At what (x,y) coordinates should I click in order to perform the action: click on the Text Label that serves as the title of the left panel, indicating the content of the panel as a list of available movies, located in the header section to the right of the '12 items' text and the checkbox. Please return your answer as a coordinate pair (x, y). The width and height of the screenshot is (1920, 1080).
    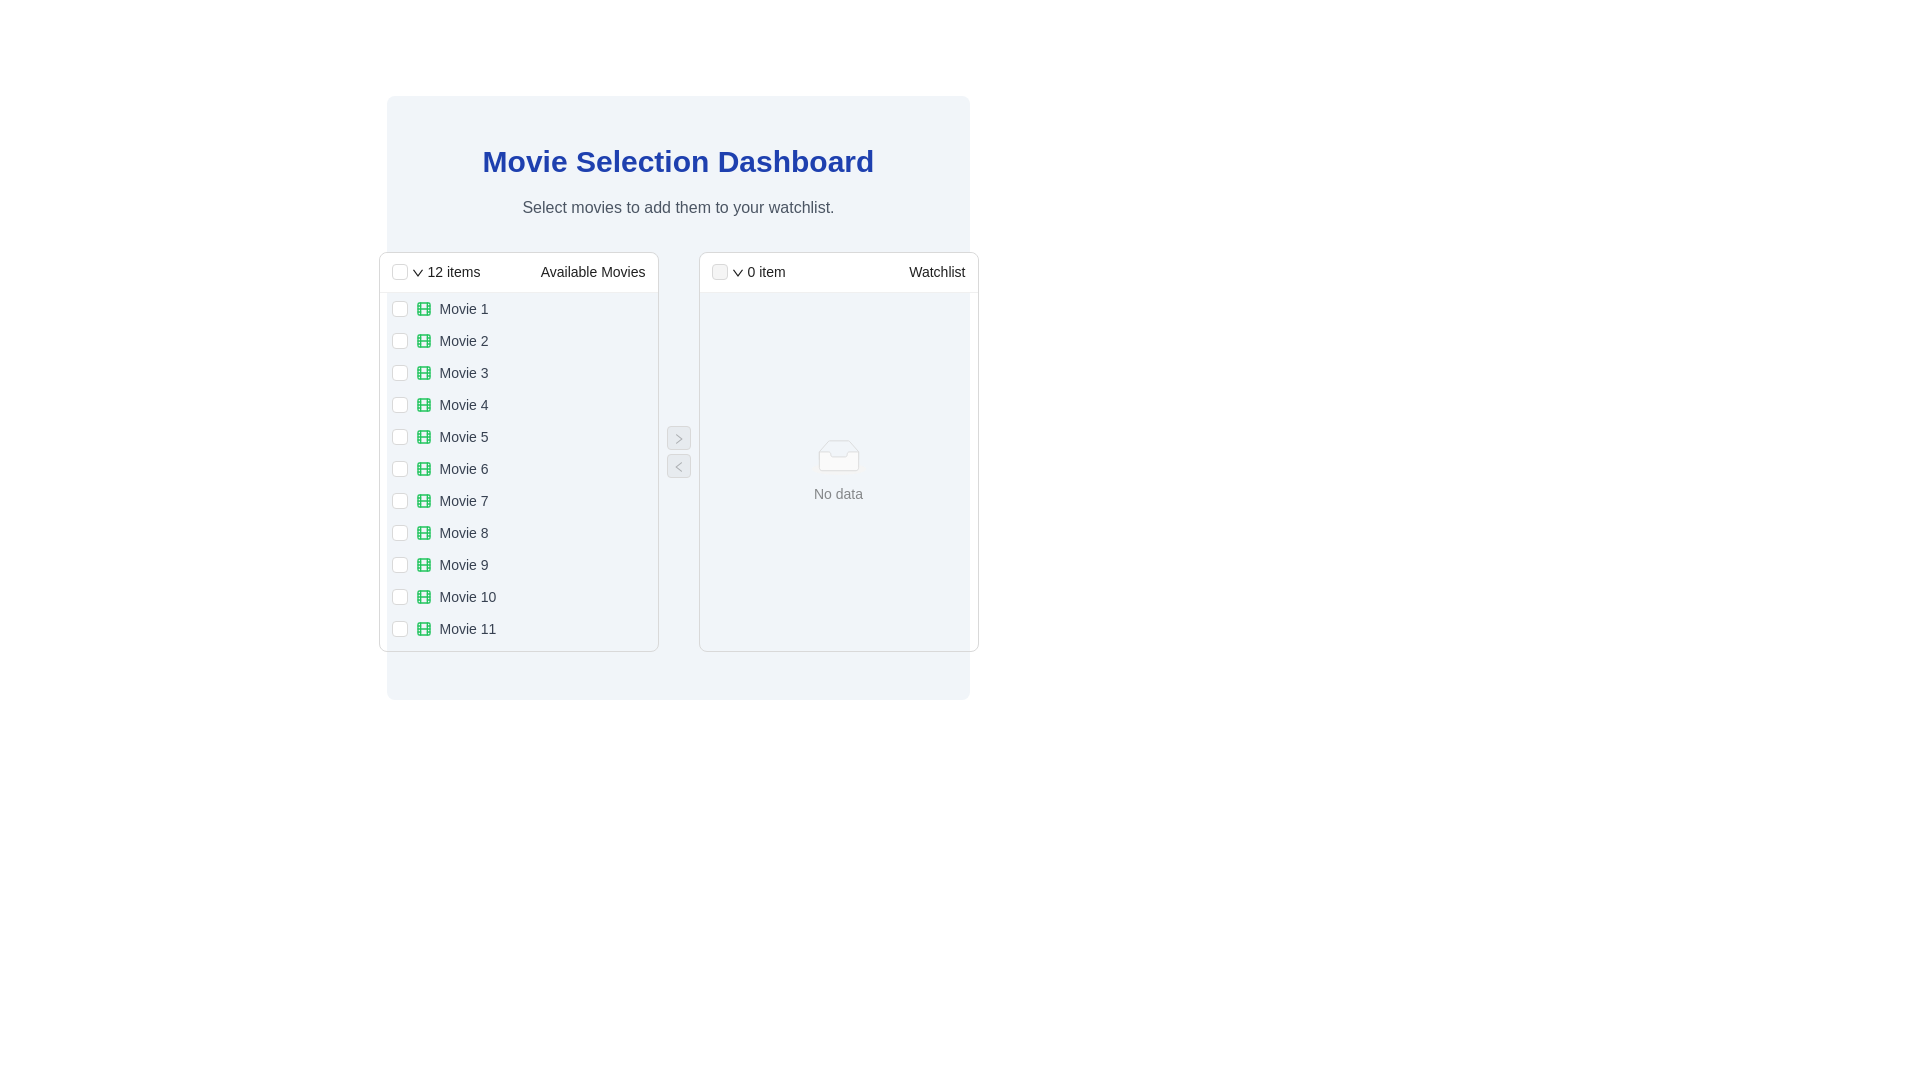
    Looking at the image, I should click on (564, 272).